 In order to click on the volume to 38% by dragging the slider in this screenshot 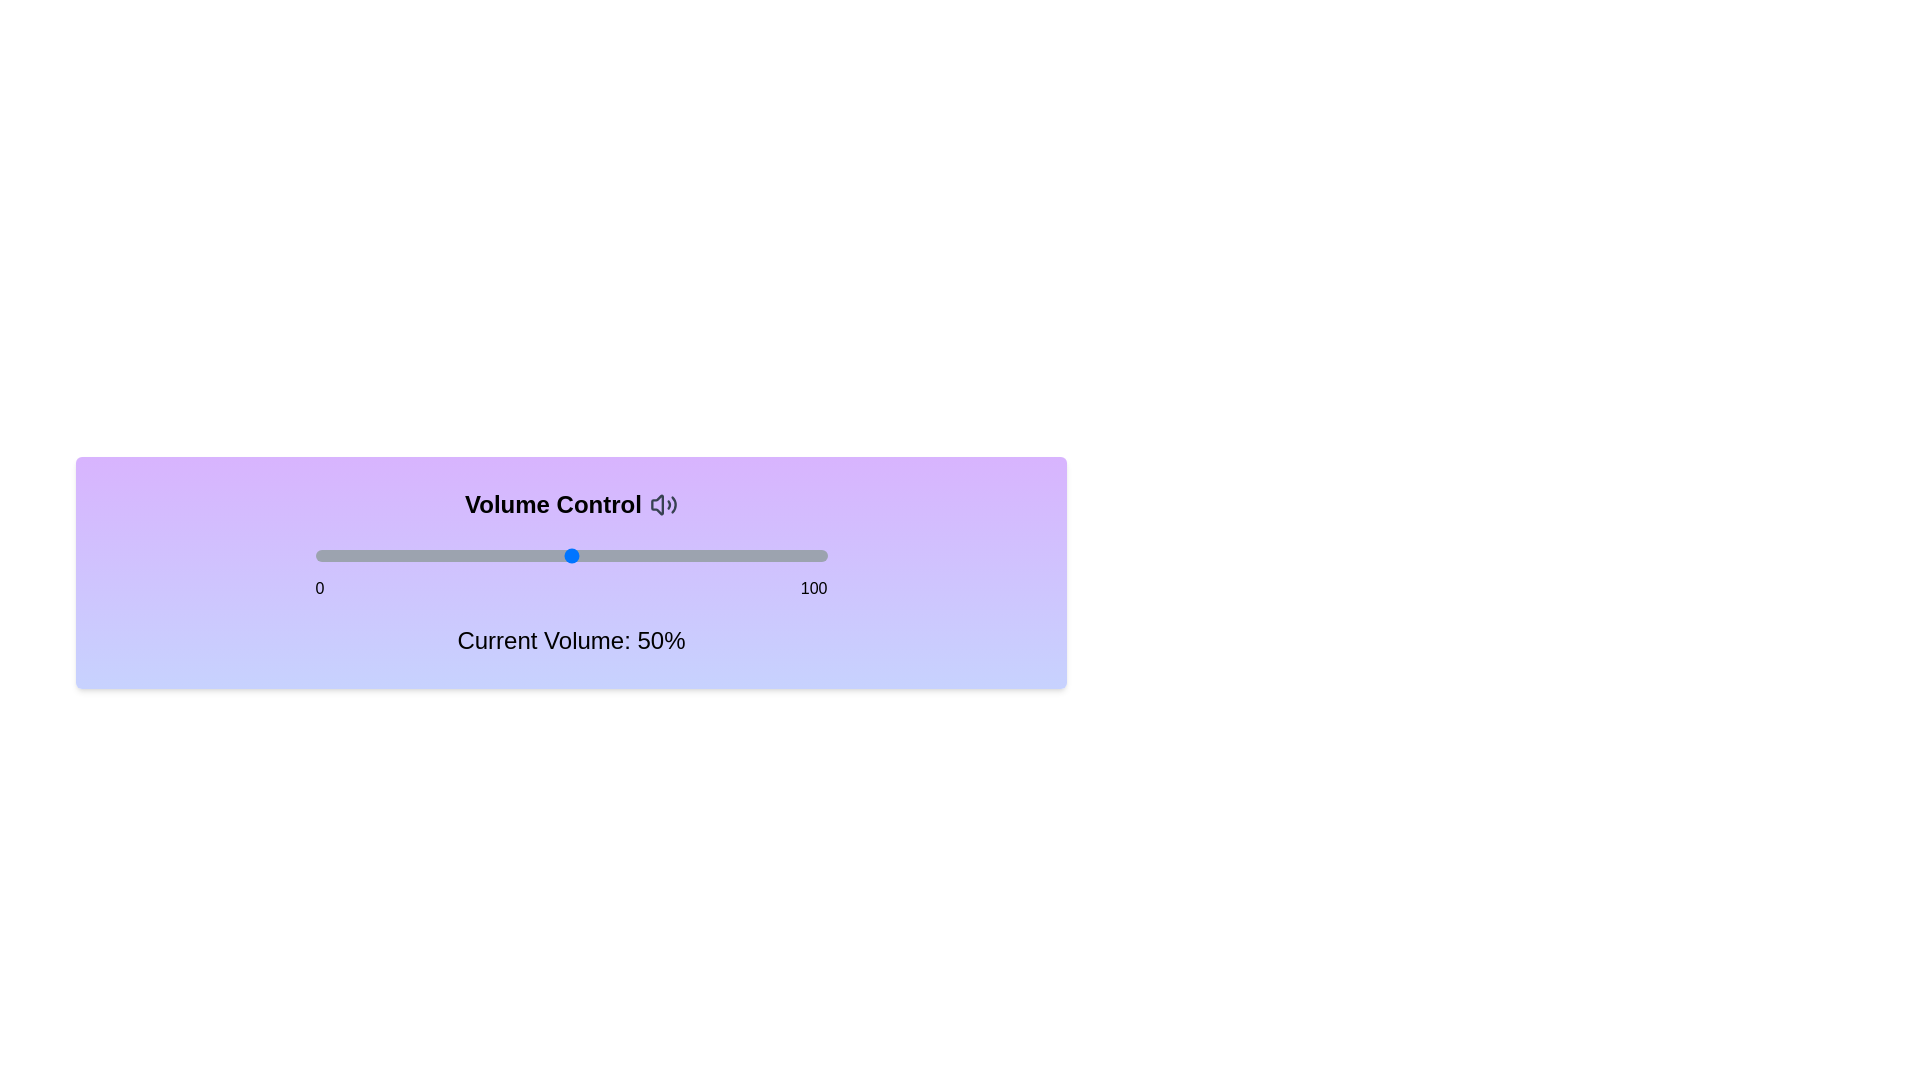, I will do `click(510, 555)`.